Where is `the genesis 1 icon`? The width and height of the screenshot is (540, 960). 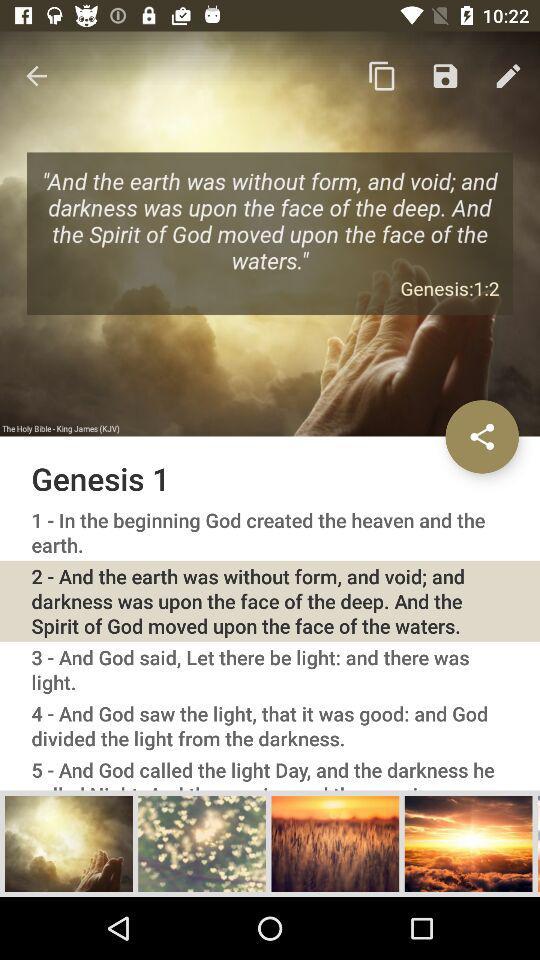
the genesis 1 icon is located at coordinates (270, 478).